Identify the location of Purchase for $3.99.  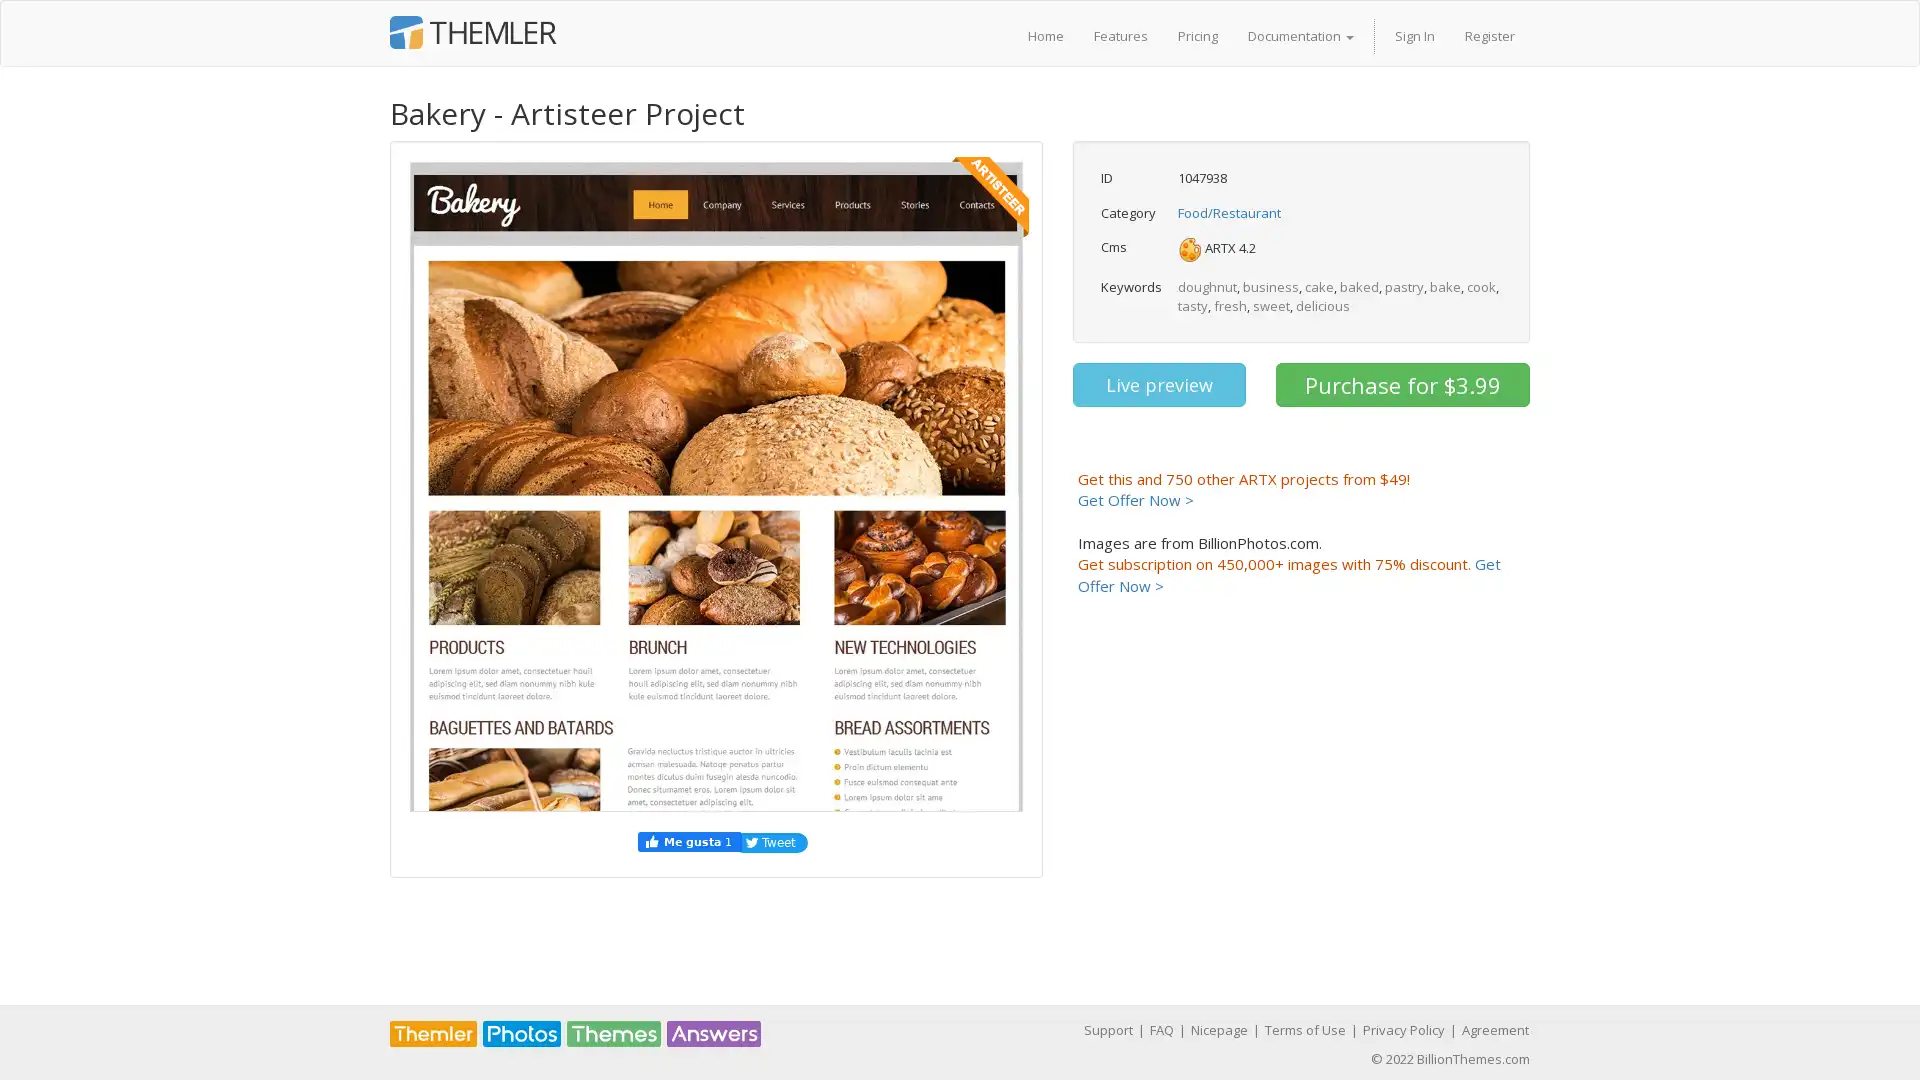
(1401, 385).